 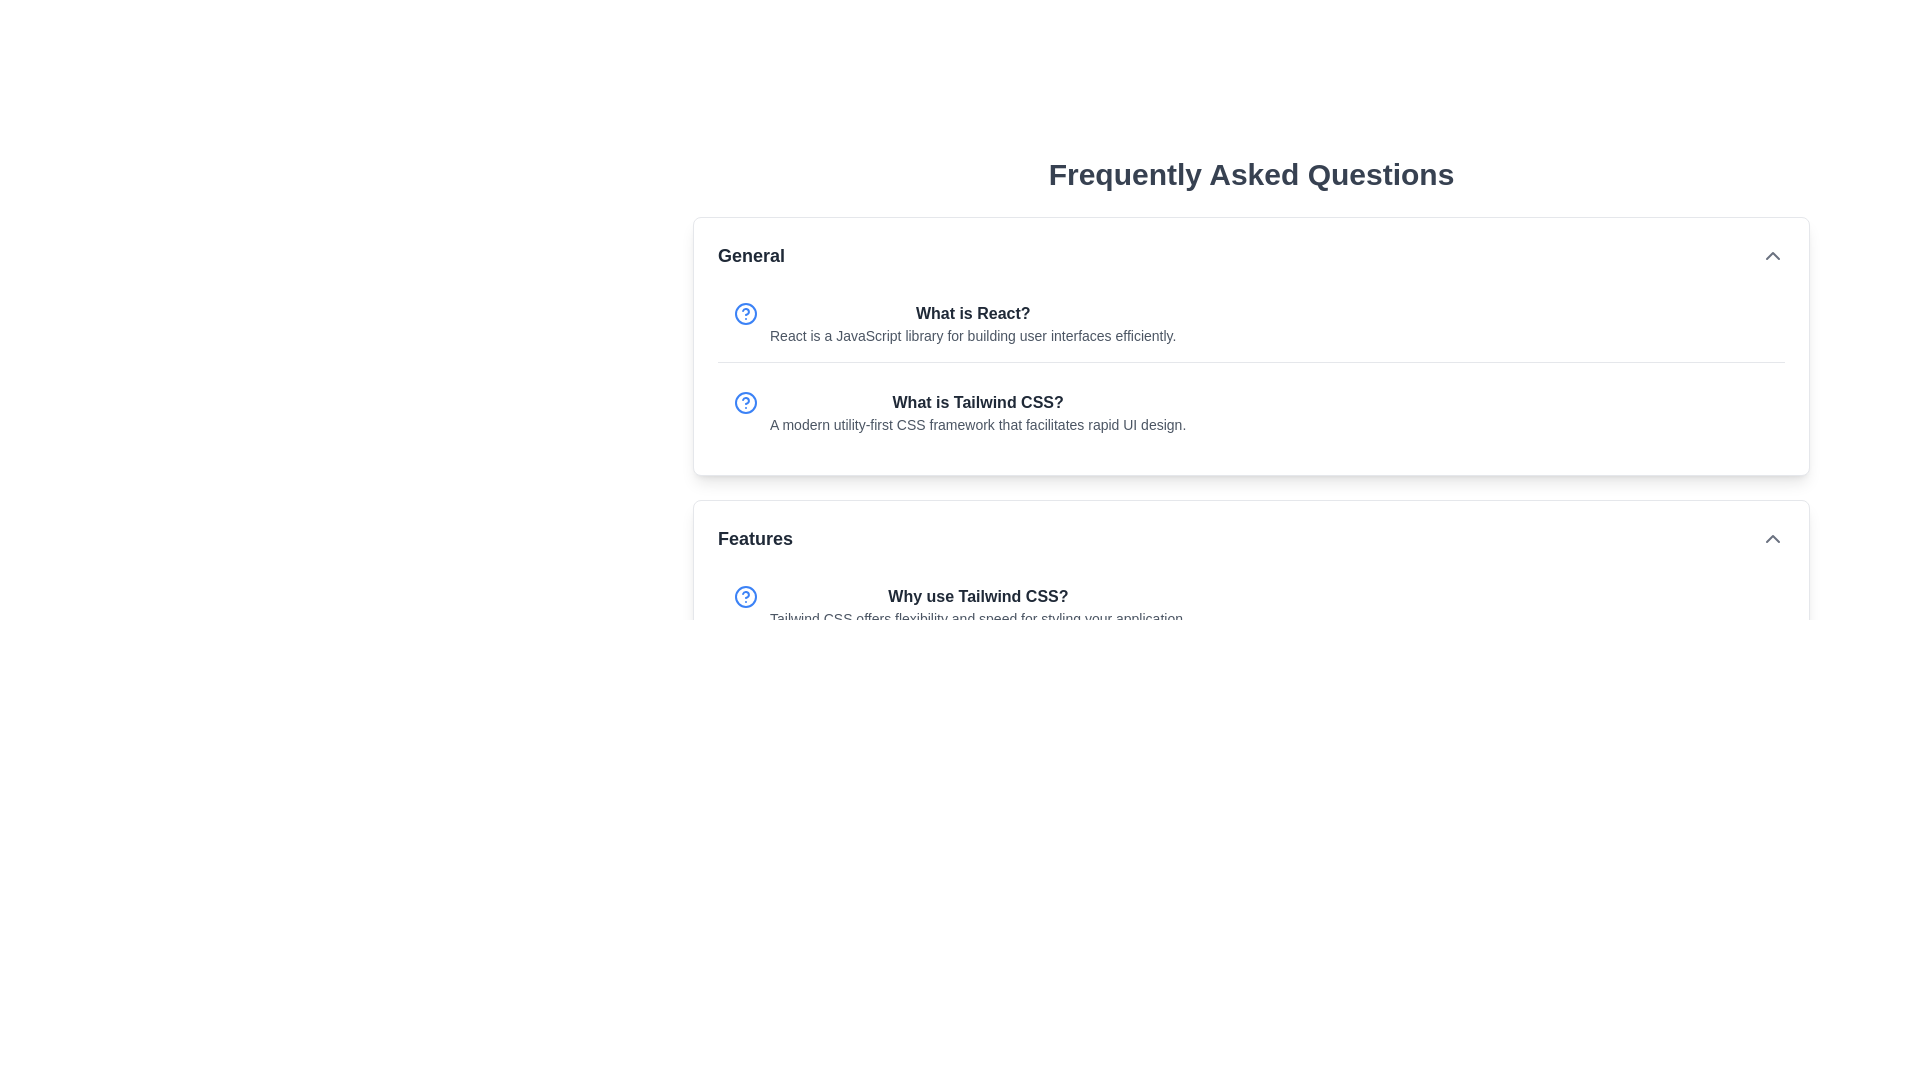 I want to click on the bold text label 'General' located at the top-left corner of the accordion section, so click(x=750, y=254).